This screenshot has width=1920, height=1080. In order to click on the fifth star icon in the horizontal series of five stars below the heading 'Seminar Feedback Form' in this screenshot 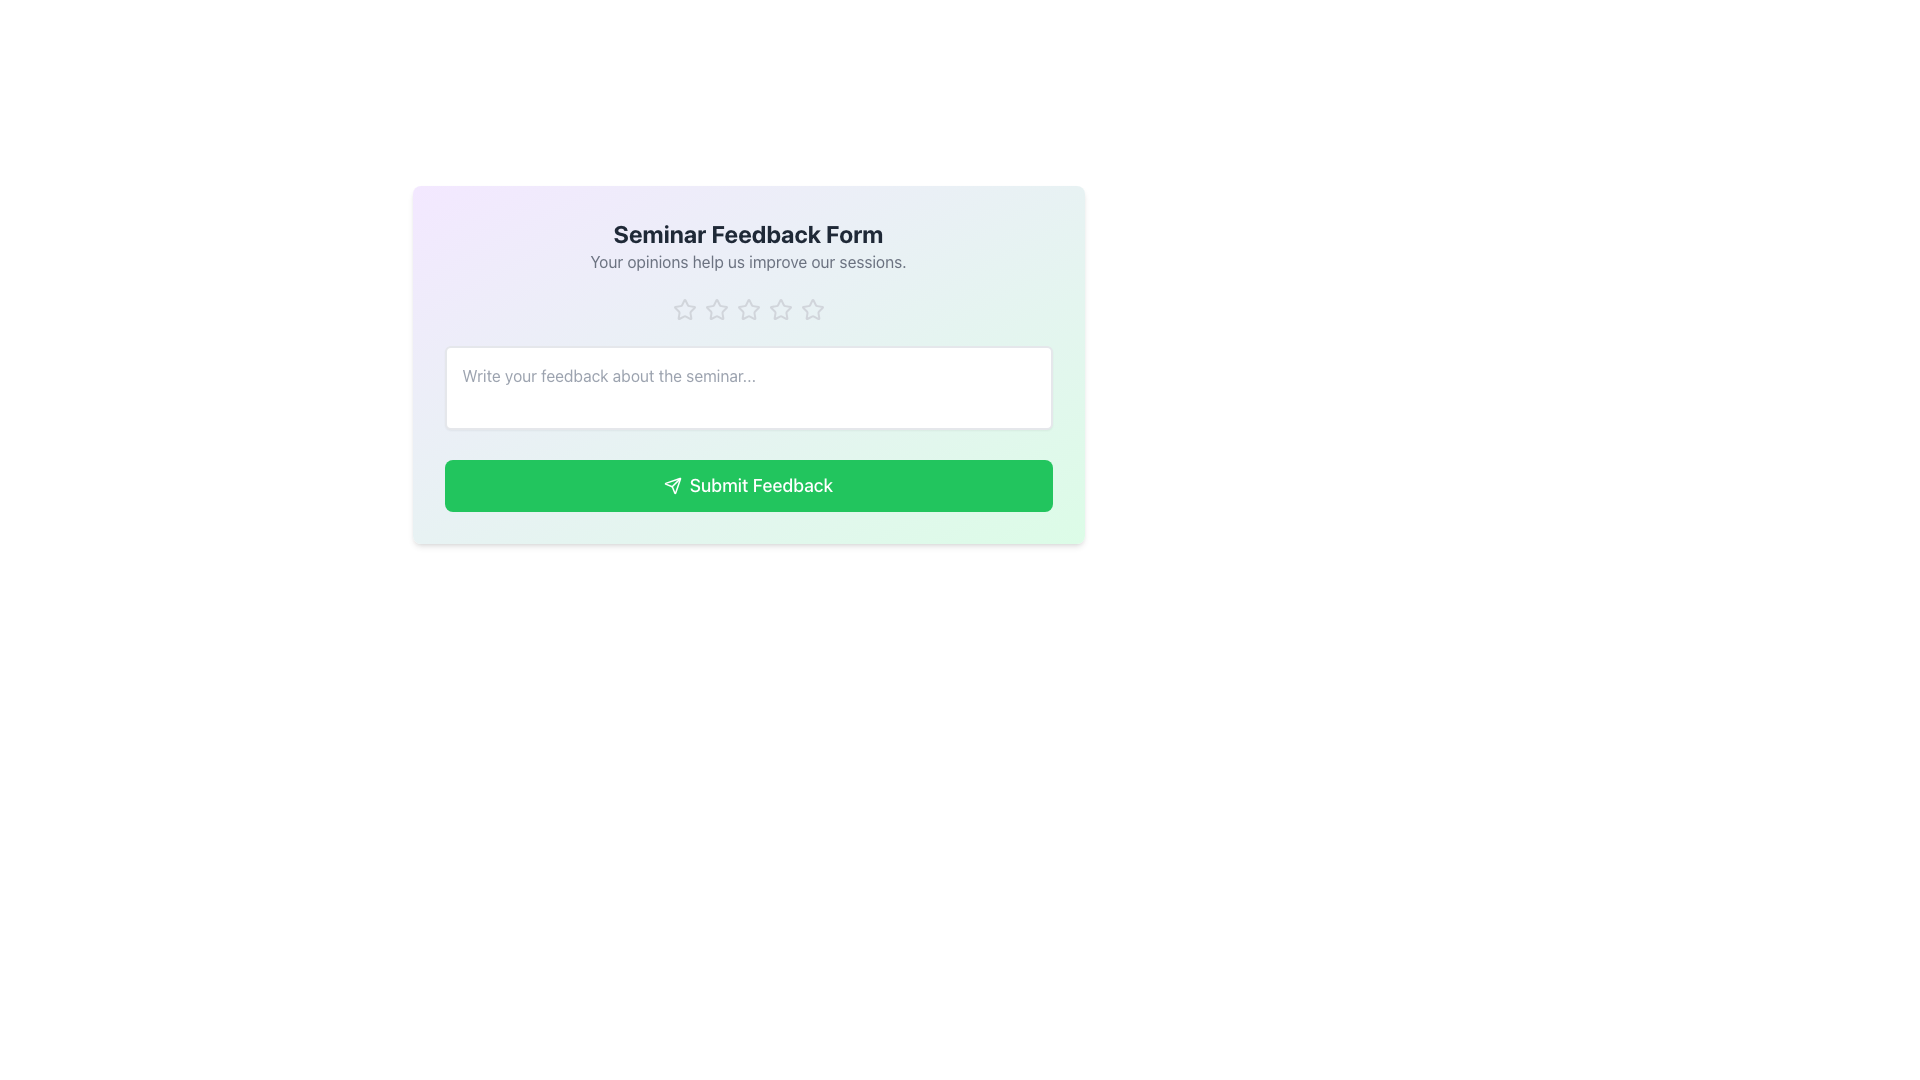, I will do `click(812, 309)`.